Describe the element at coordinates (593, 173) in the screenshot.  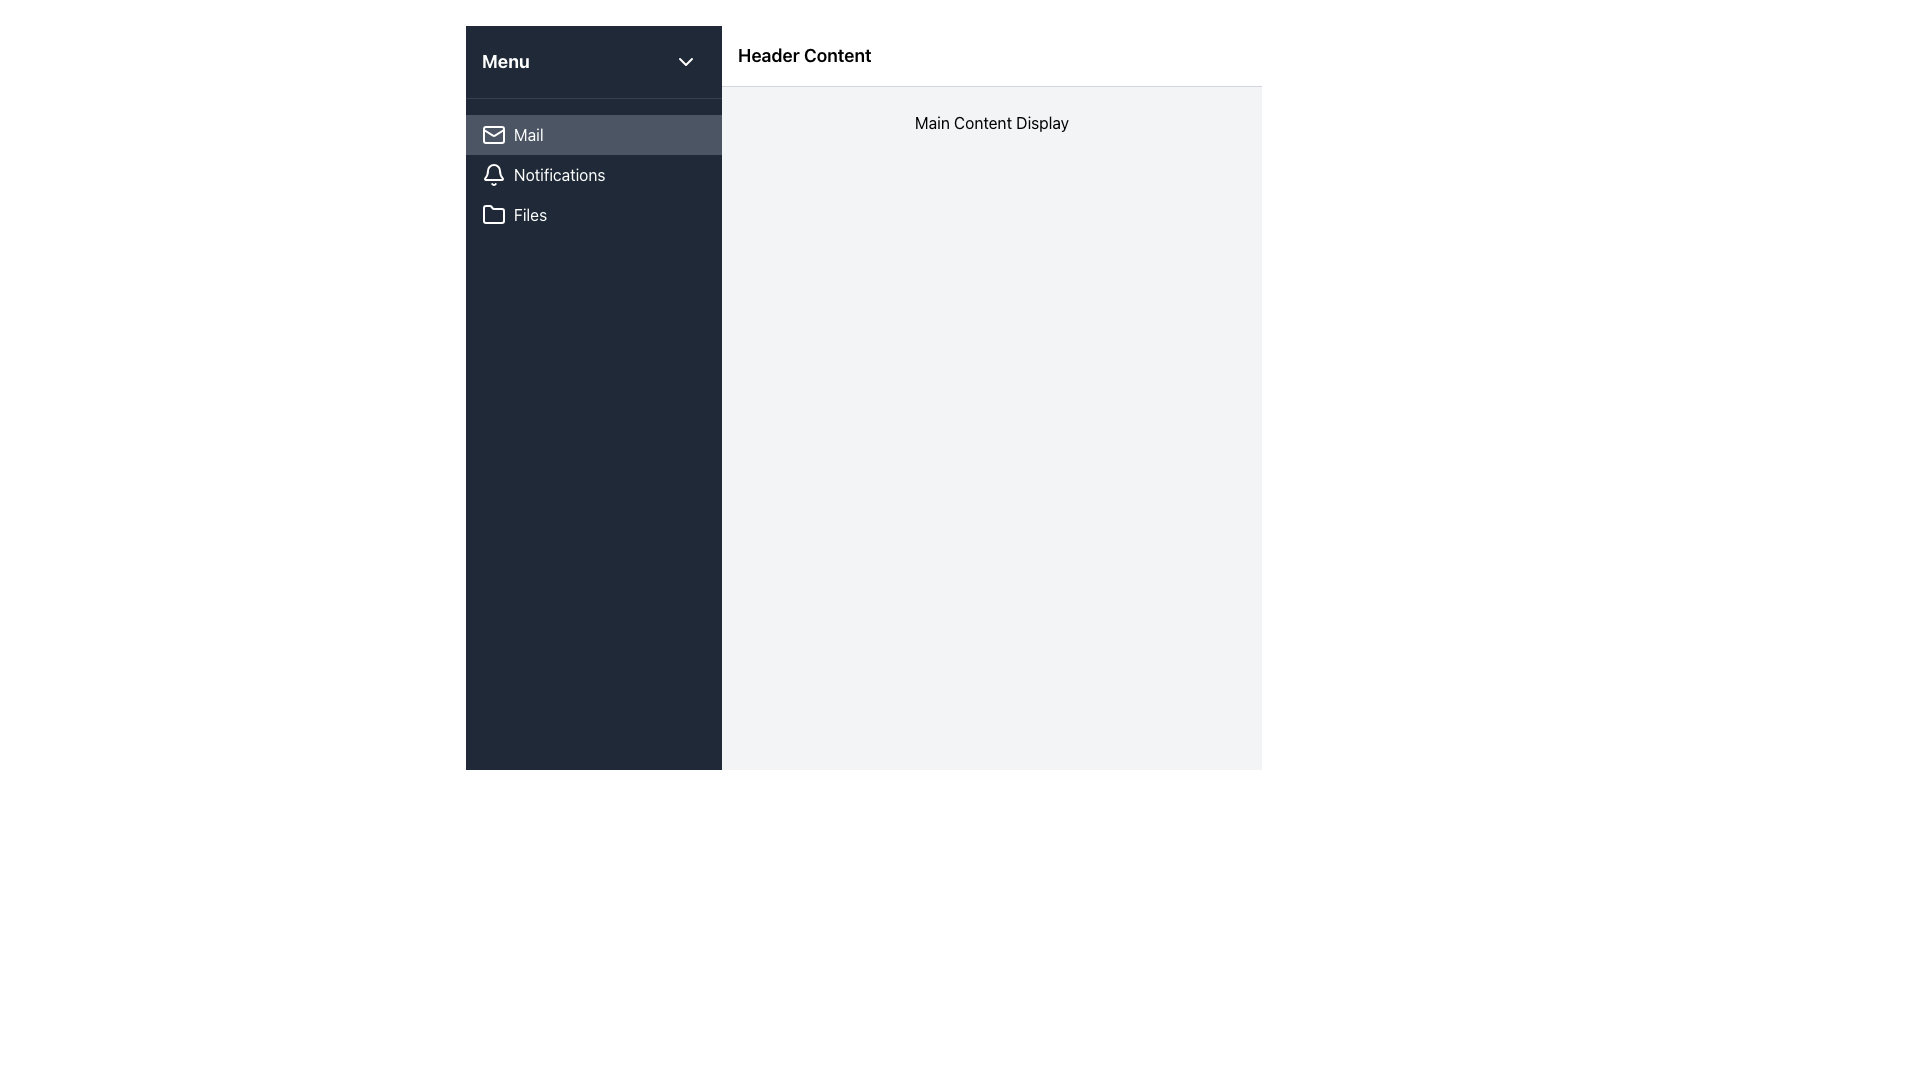
I see `the 'Notifications' item in the menu panel located in the left sidebar, which is the second item in the vertically stacked group of text and icons` at that location.